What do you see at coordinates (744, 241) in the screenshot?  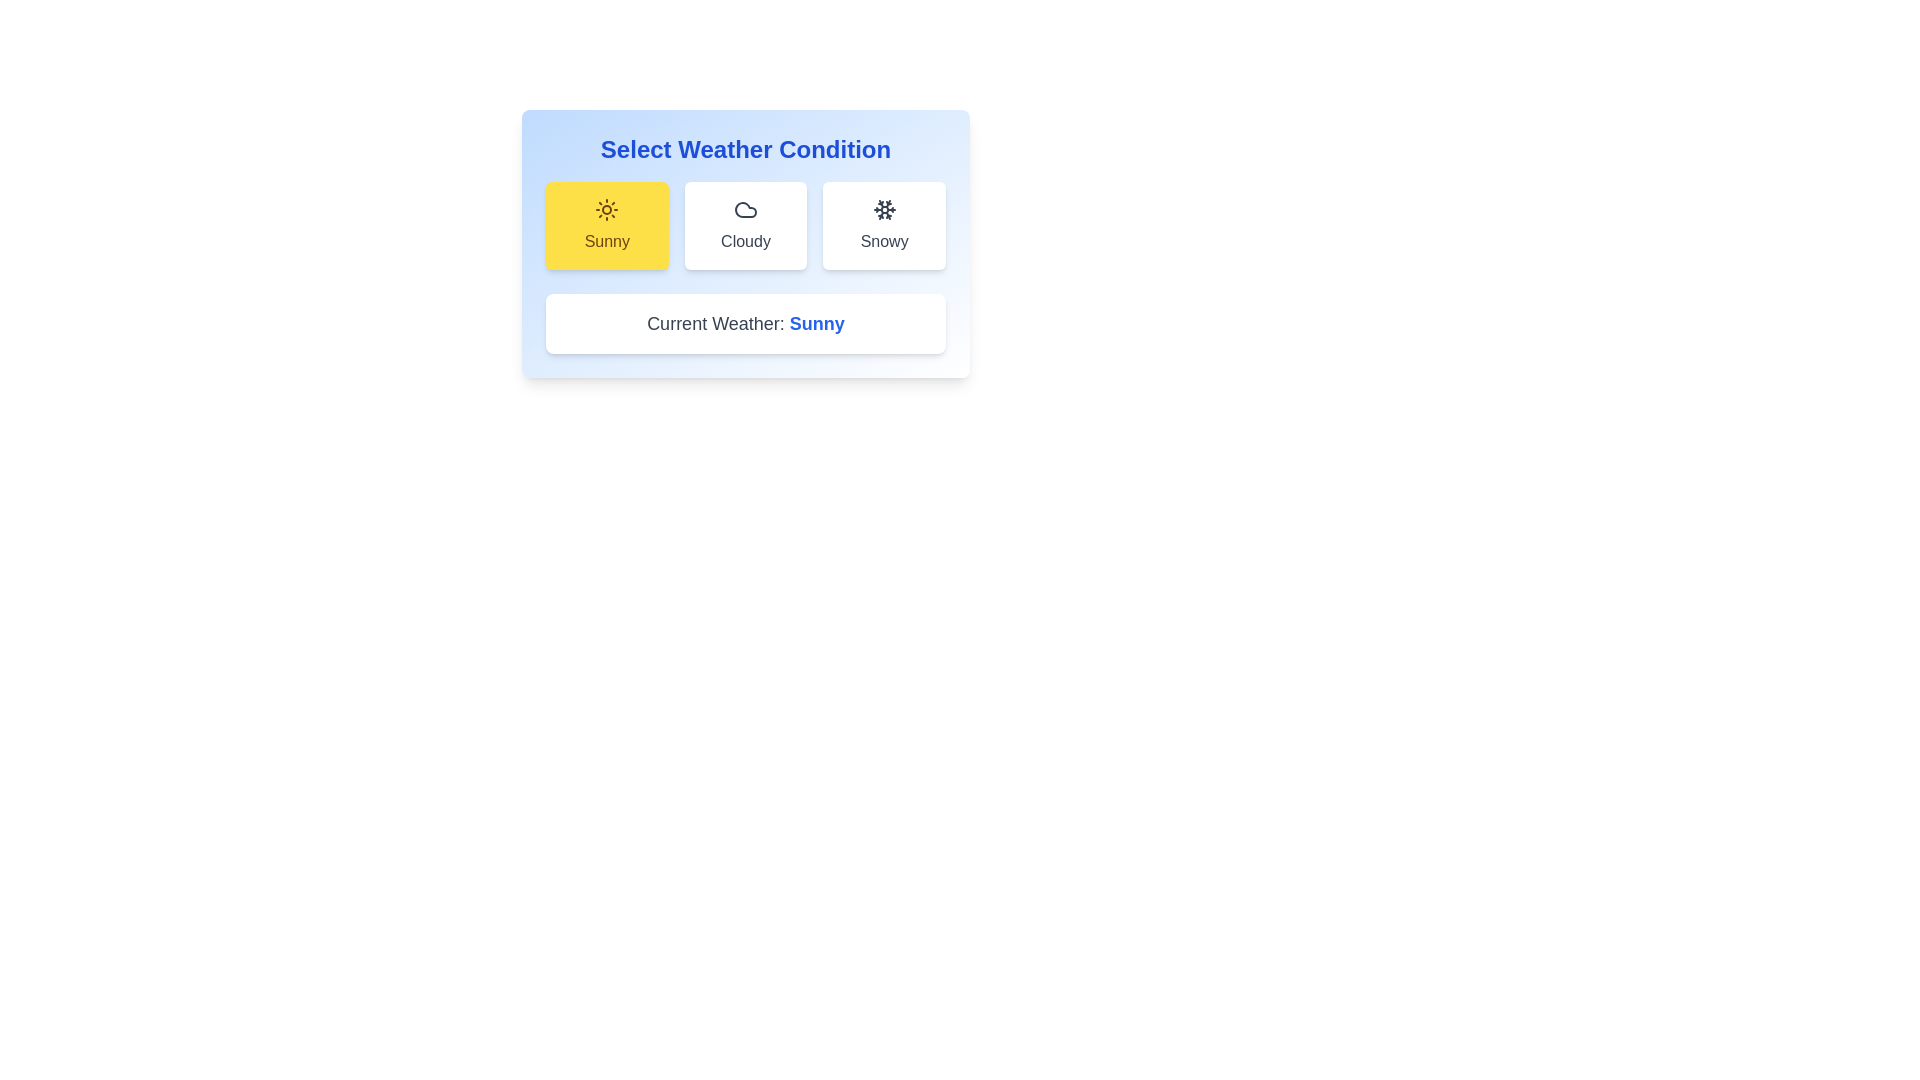 I see `text label indicating the weather condition 'Cloudy', located under the cloudy weather icon and positioned in between 'Sunny' and 'Snowy' in a horizontal list` at bounding box center [744, 241].